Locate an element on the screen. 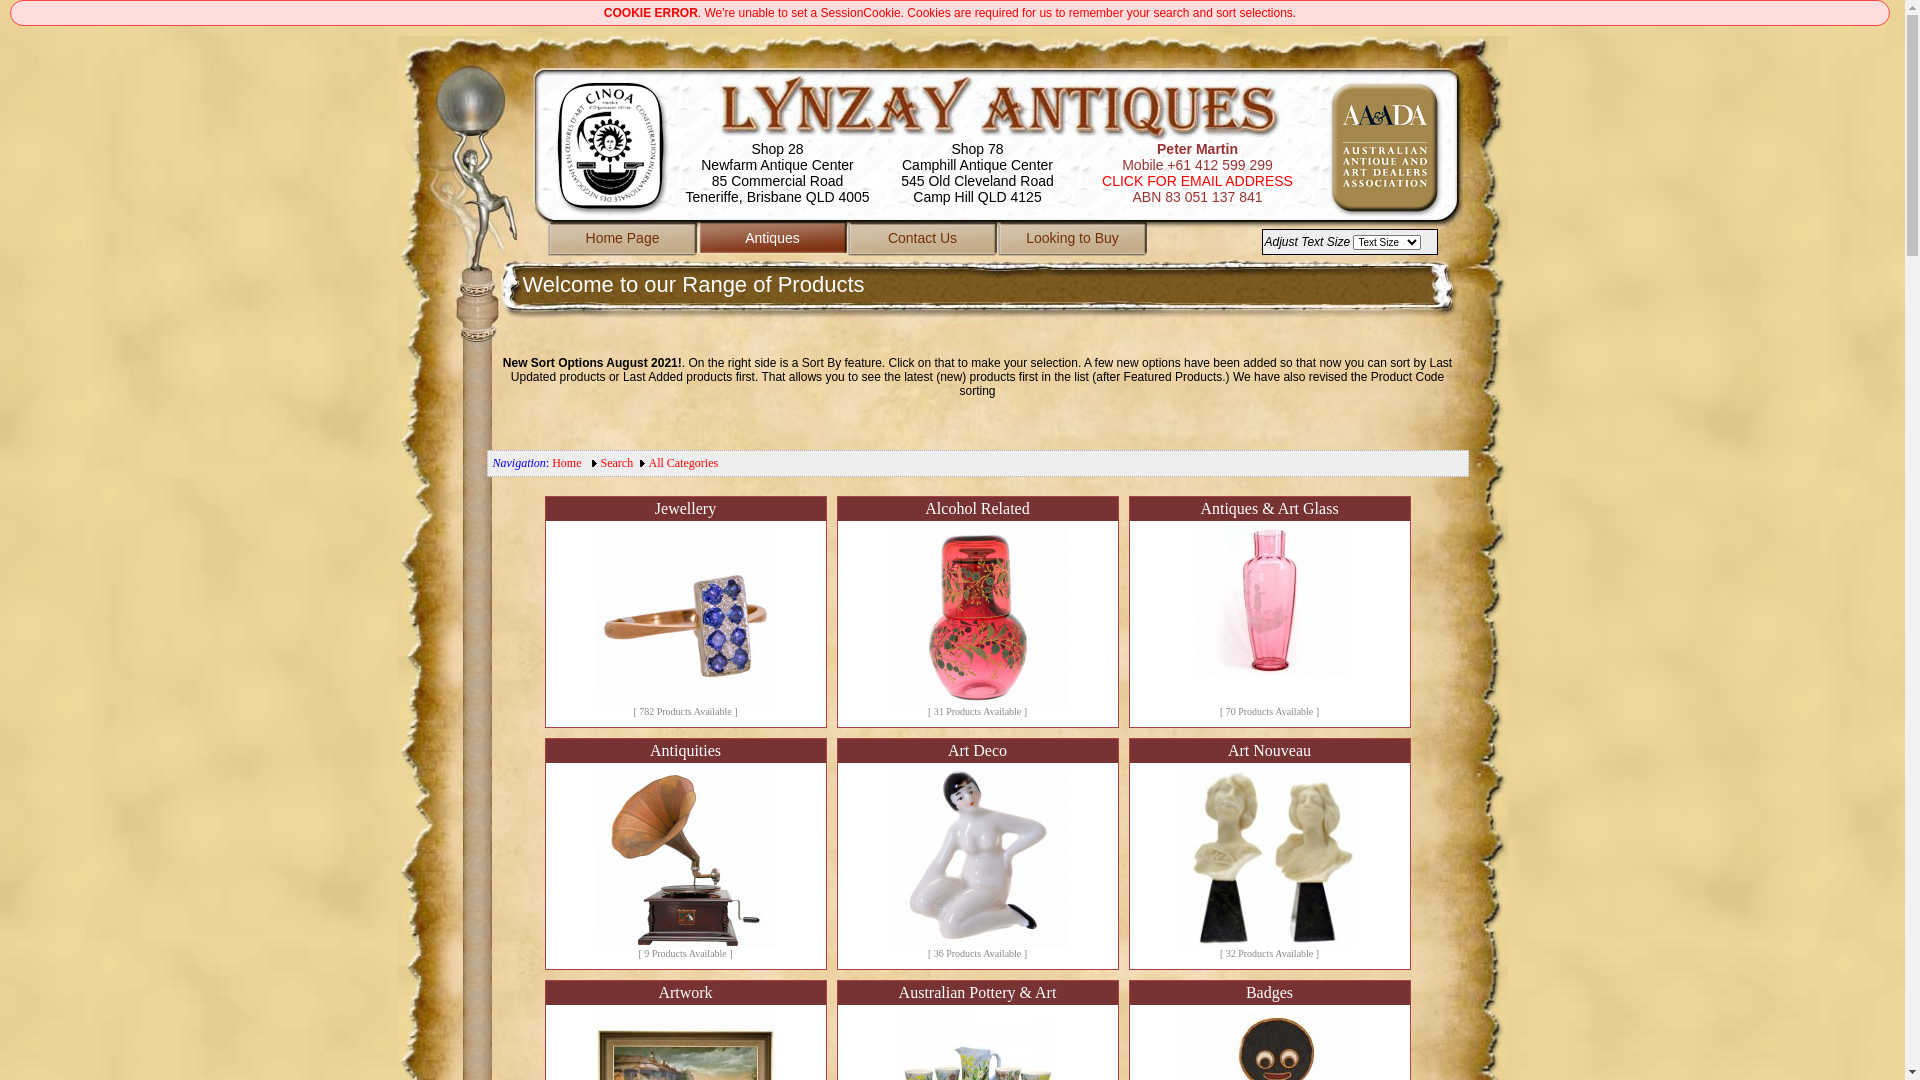 The height and width of the screenshot is (1080, 1920). 'Home Page' is located at coordinates (547, 239).